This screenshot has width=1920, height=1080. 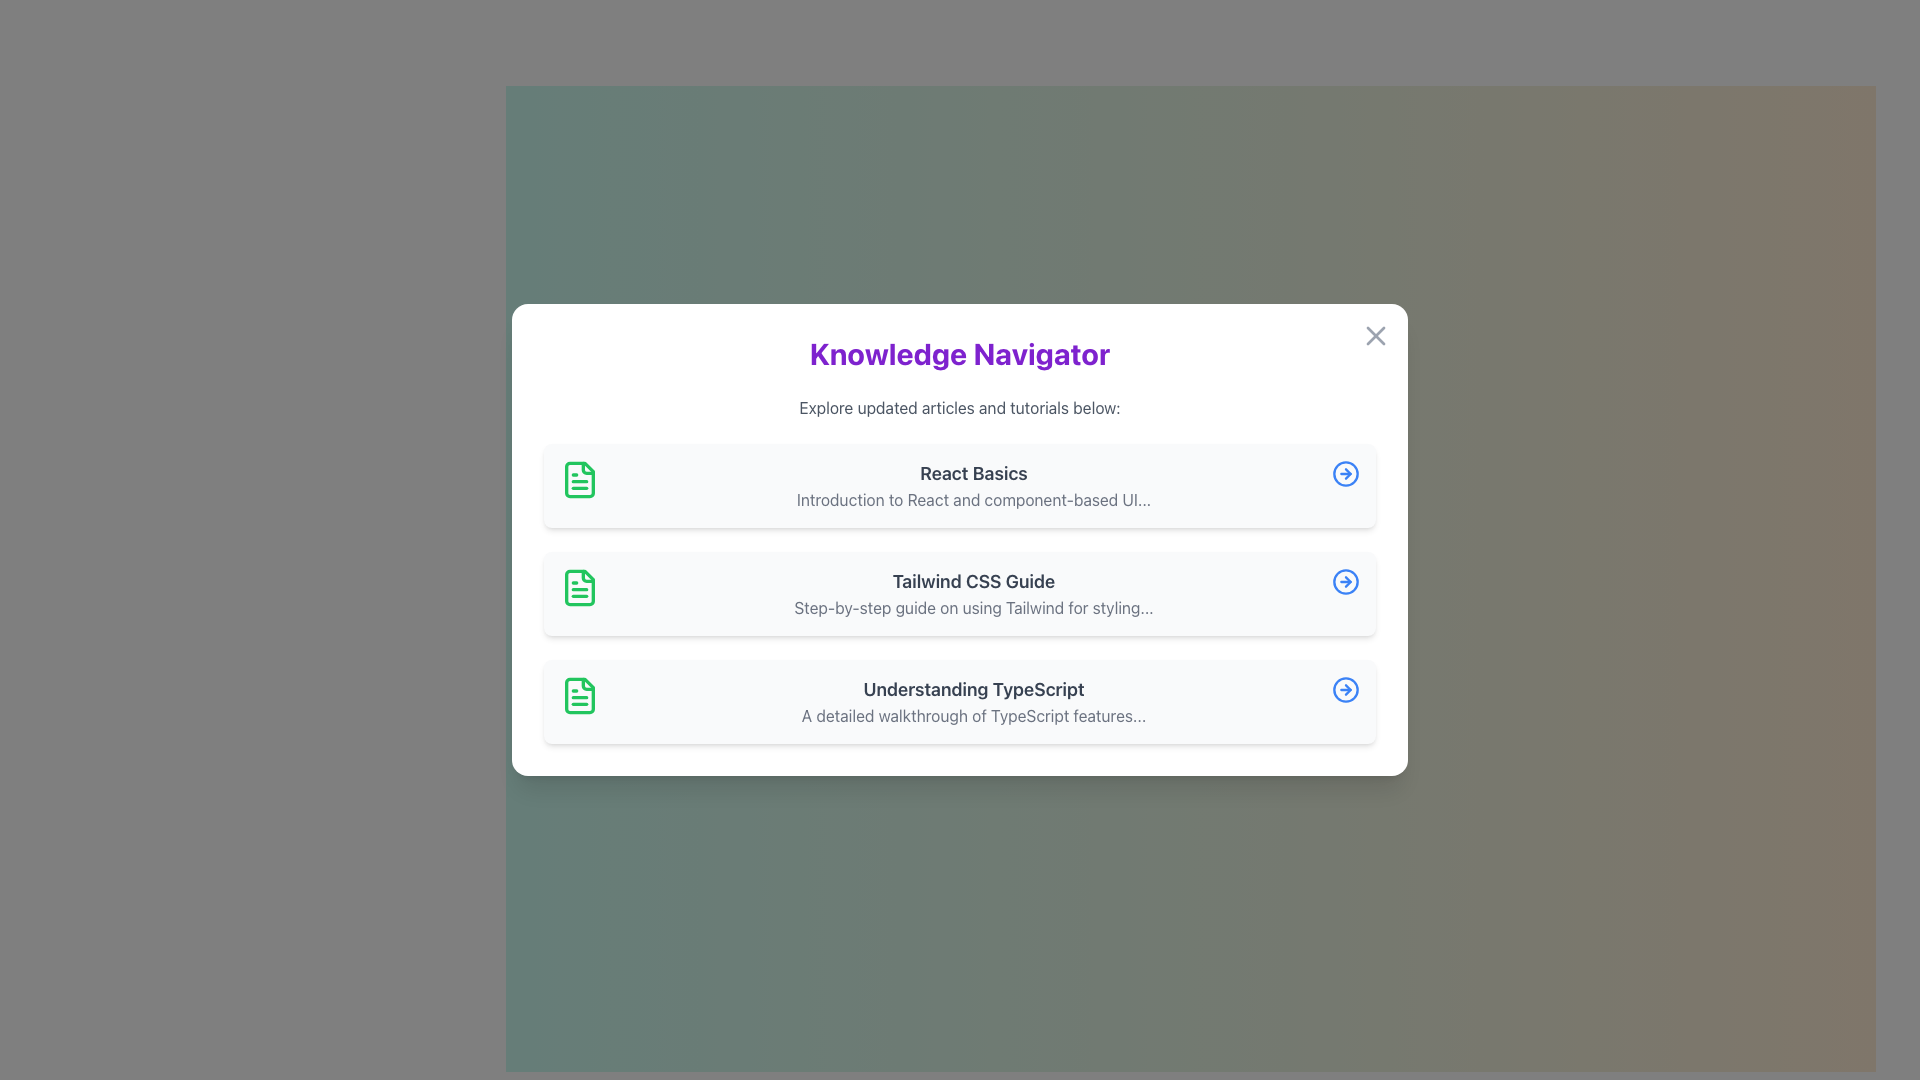 I want to click on the text block titled 'React Basics' within the card component, so click(x=974, y=486).